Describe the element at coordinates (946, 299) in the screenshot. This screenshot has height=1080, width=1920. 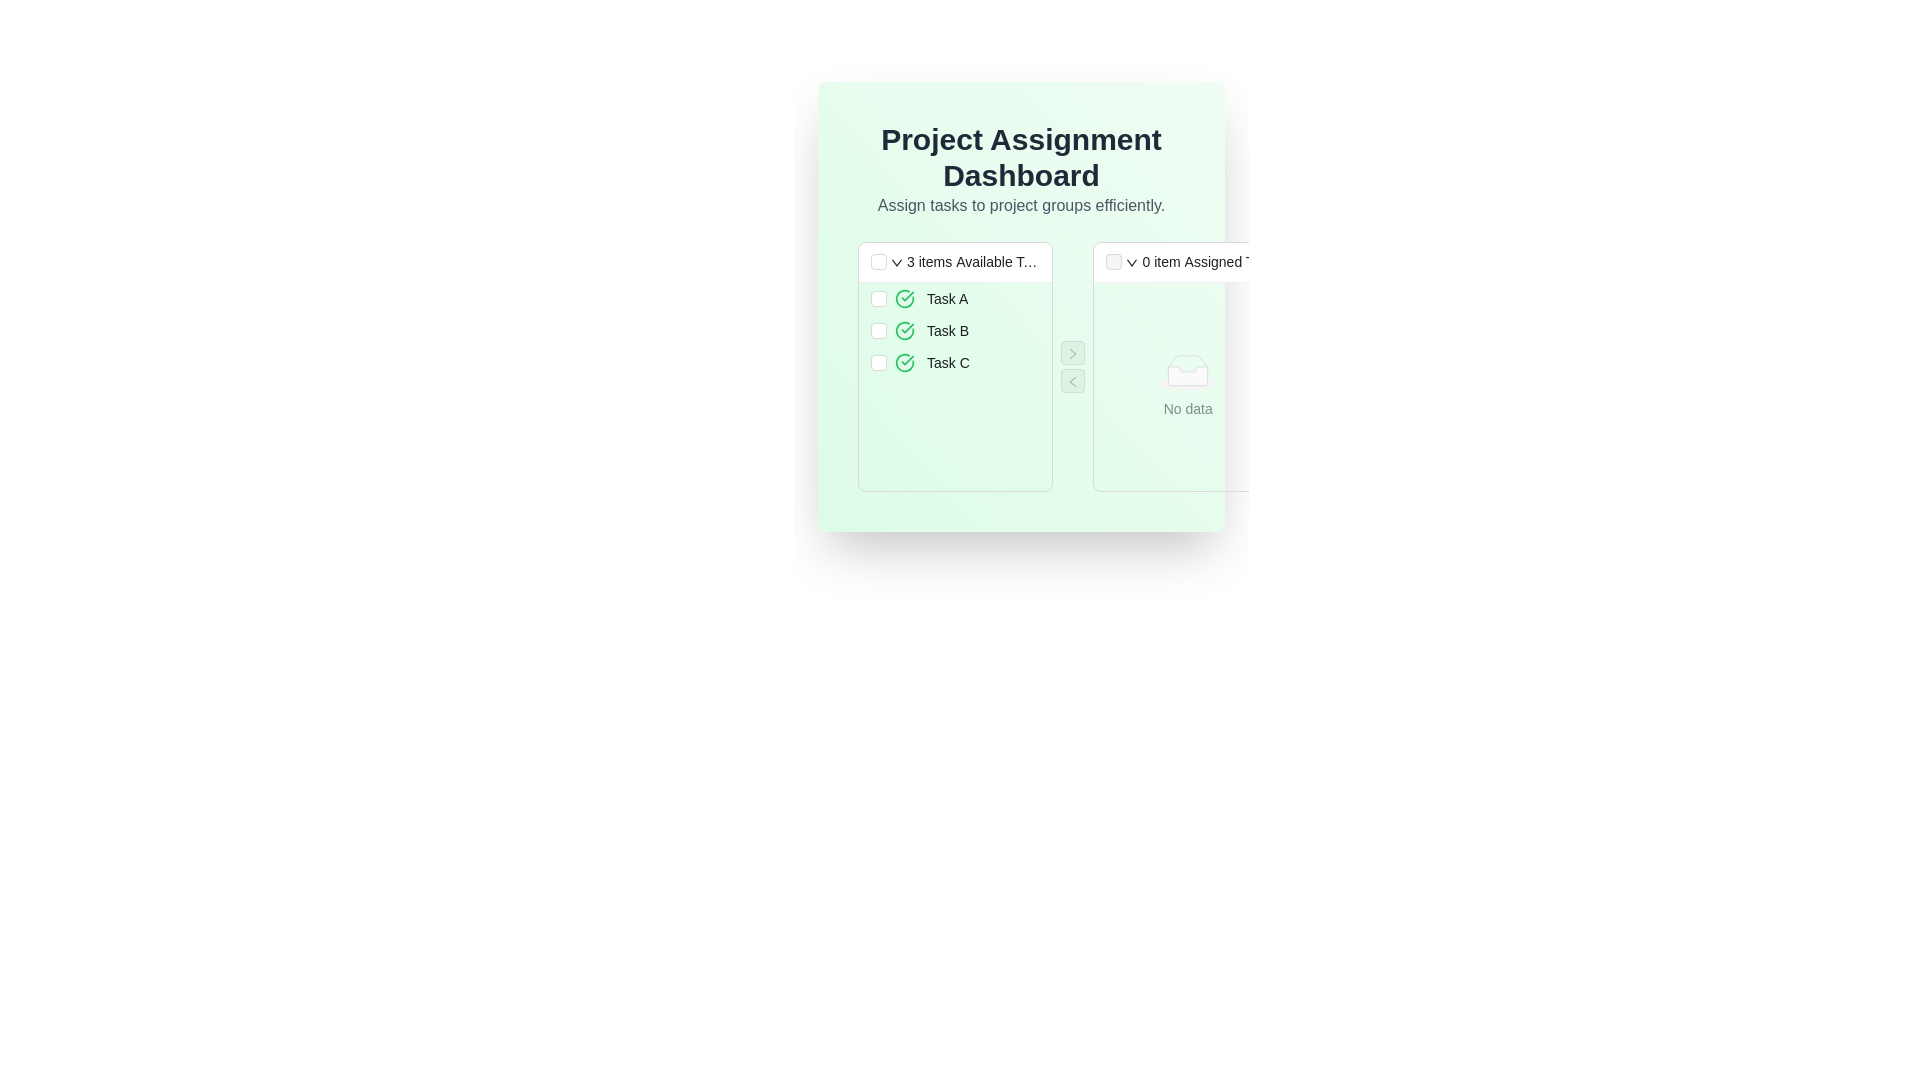
I see `the text label 'Task A', which indicates a task's identity in the task selection system, located in the top-left quadrant adjacent to a green checkmark icon` at that location.